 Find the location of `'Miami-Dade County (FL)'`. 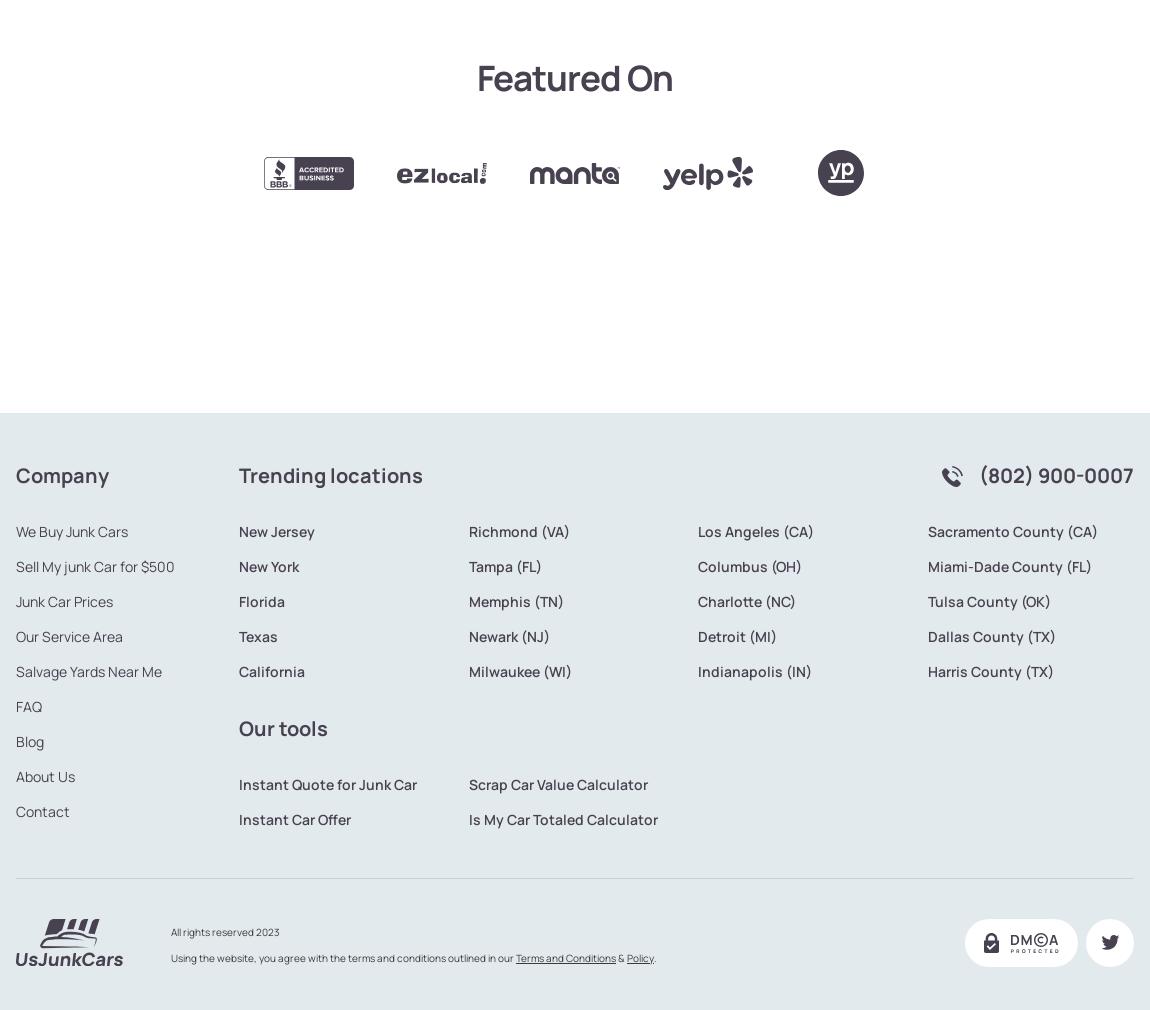

'Miami-Dade County (FL)' is located at coordinates (1009, 499).